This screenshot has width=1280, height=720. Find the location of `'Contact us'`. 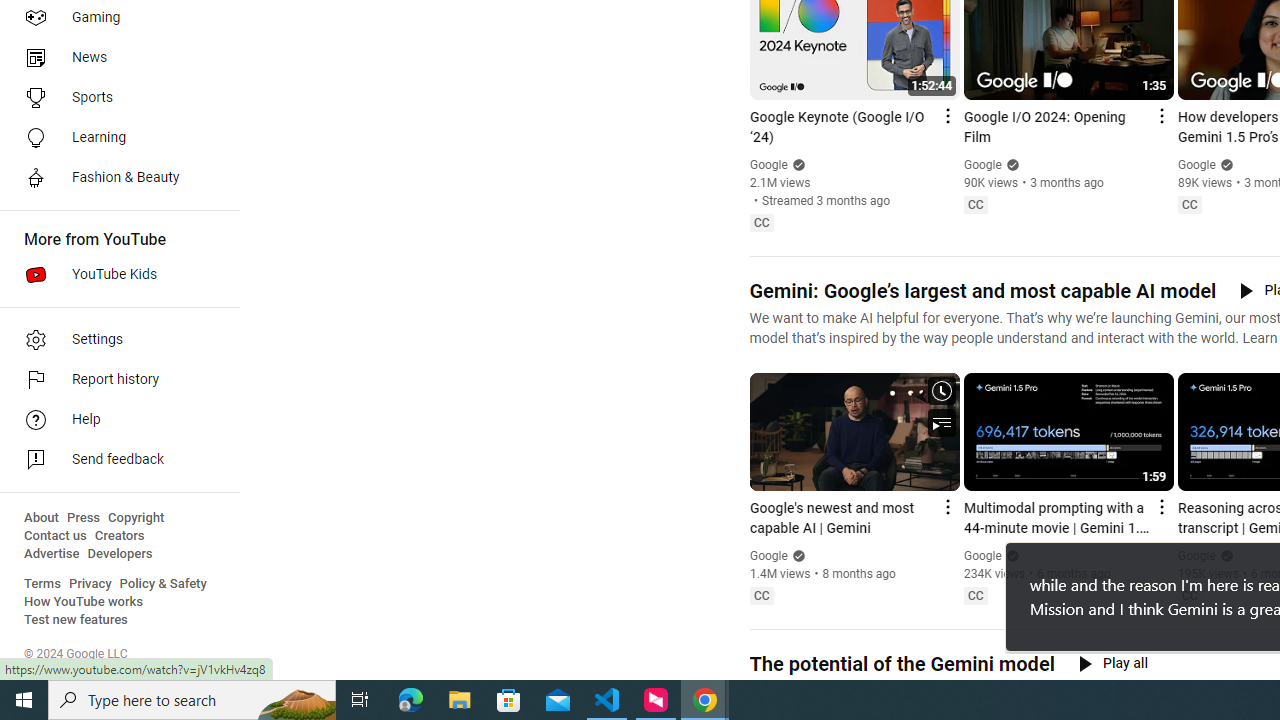

'Contact us' is located at coordinates (55, 535).